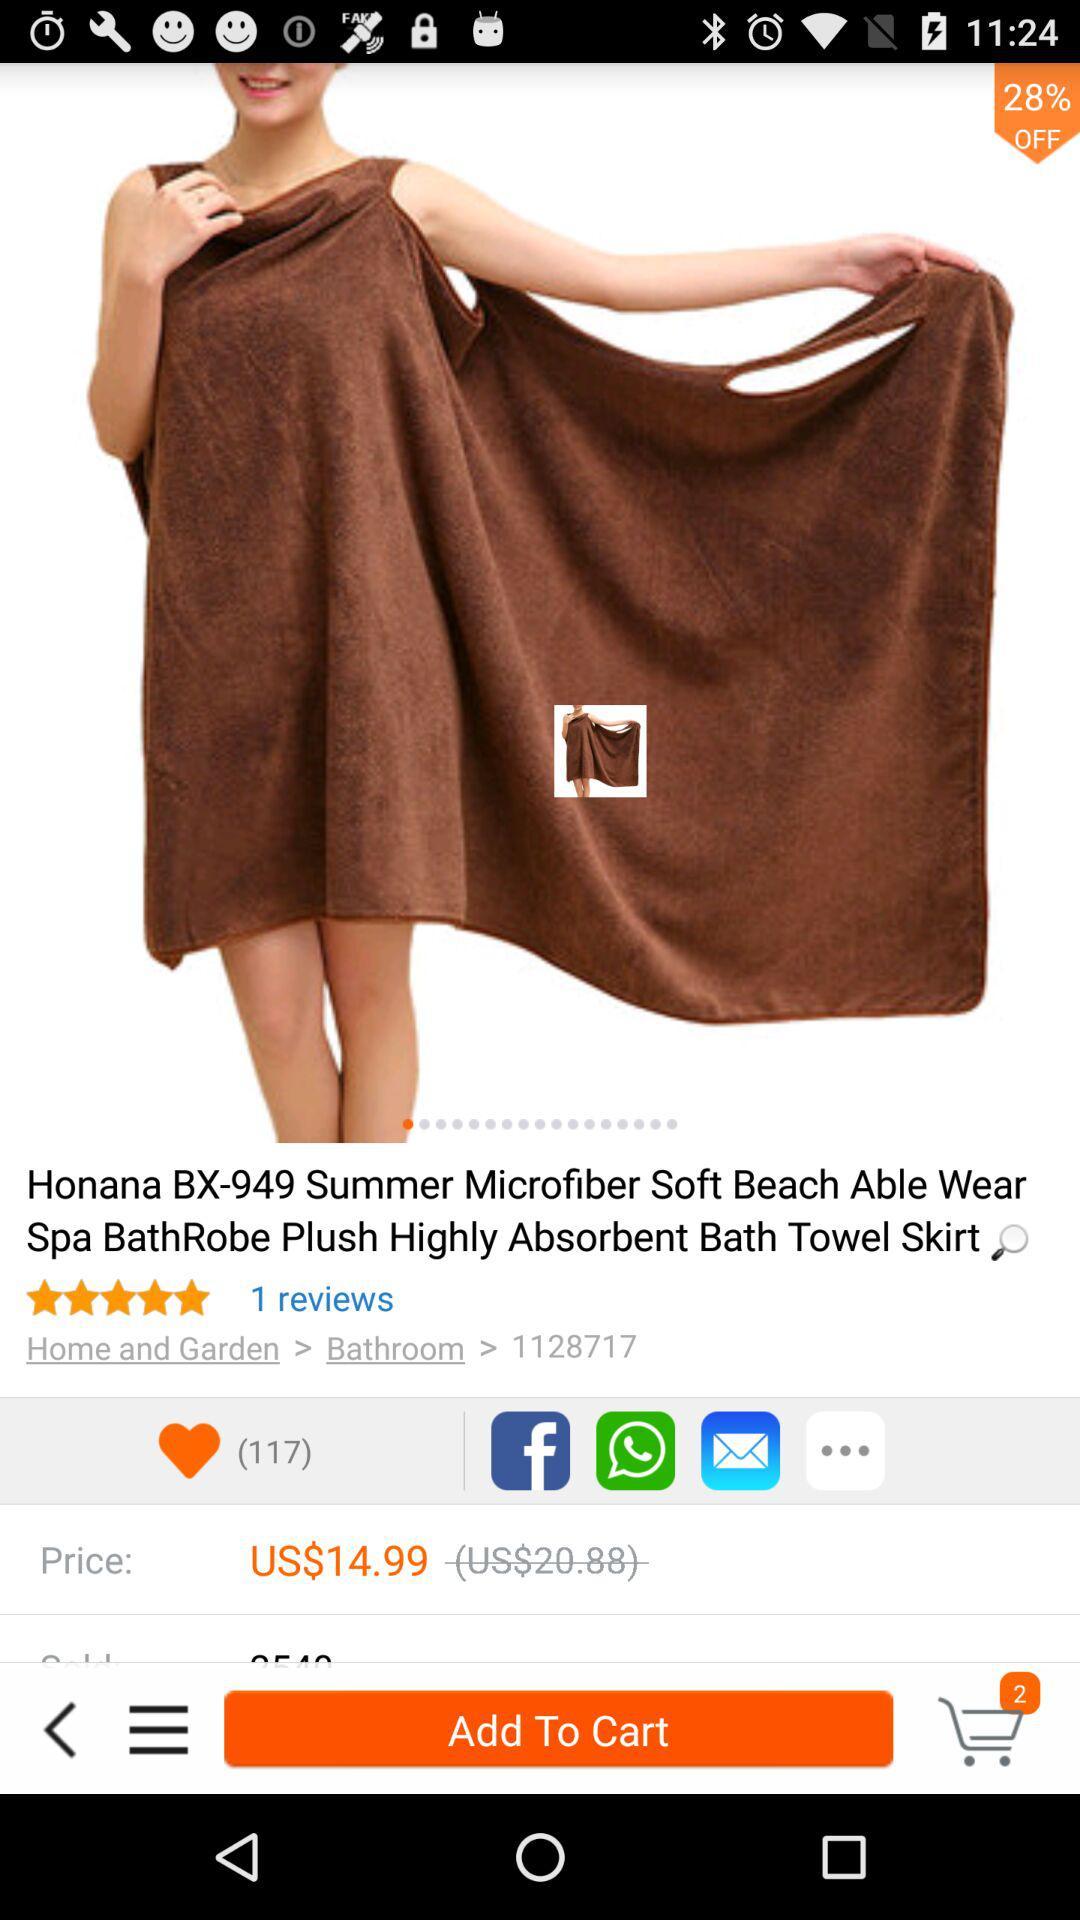  Describe the element at coordinates (321, 1297) in the screenshot. I see `1 reviews item` at that location.